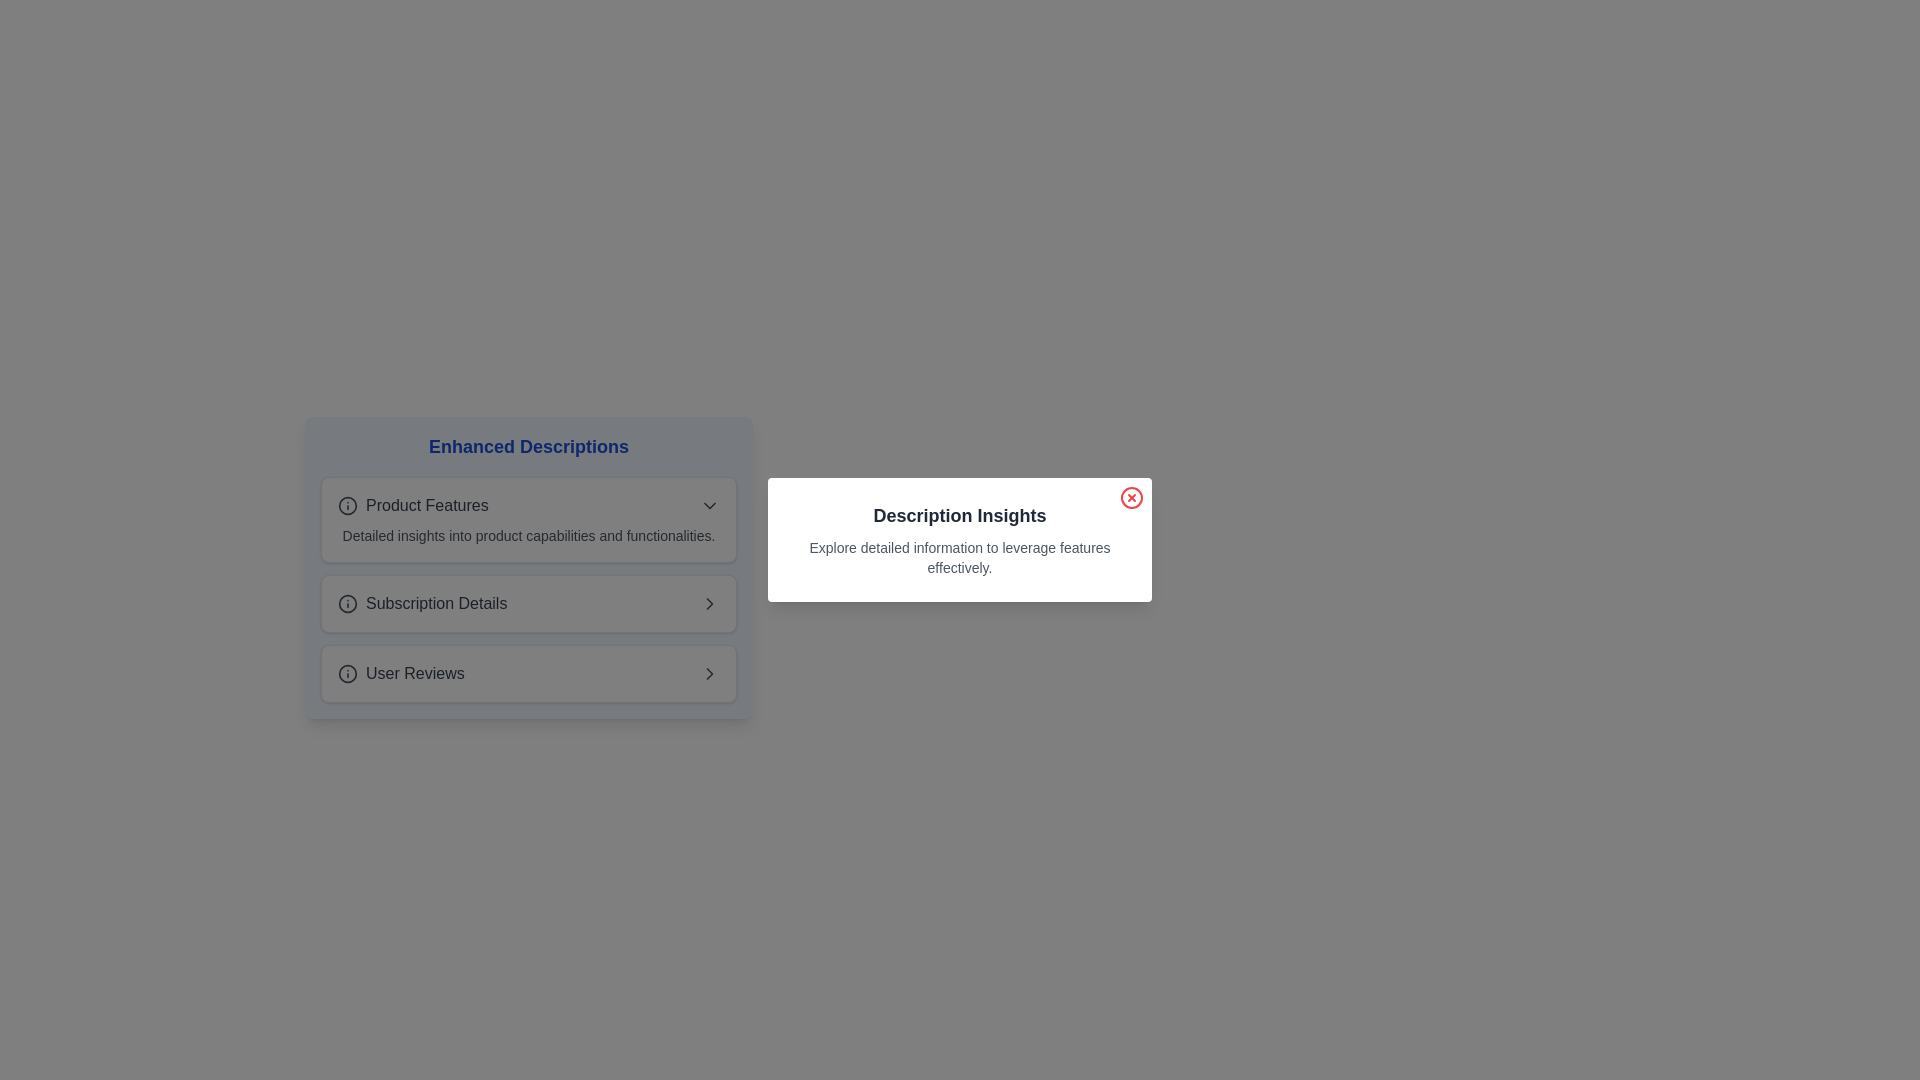  What do you see at coordinates (710, 674) in the screenshot?
I see `the Navigation indicator icon (chevron) located at the far right end of the 'User Reviews' row` at bounding box center [710, 674].